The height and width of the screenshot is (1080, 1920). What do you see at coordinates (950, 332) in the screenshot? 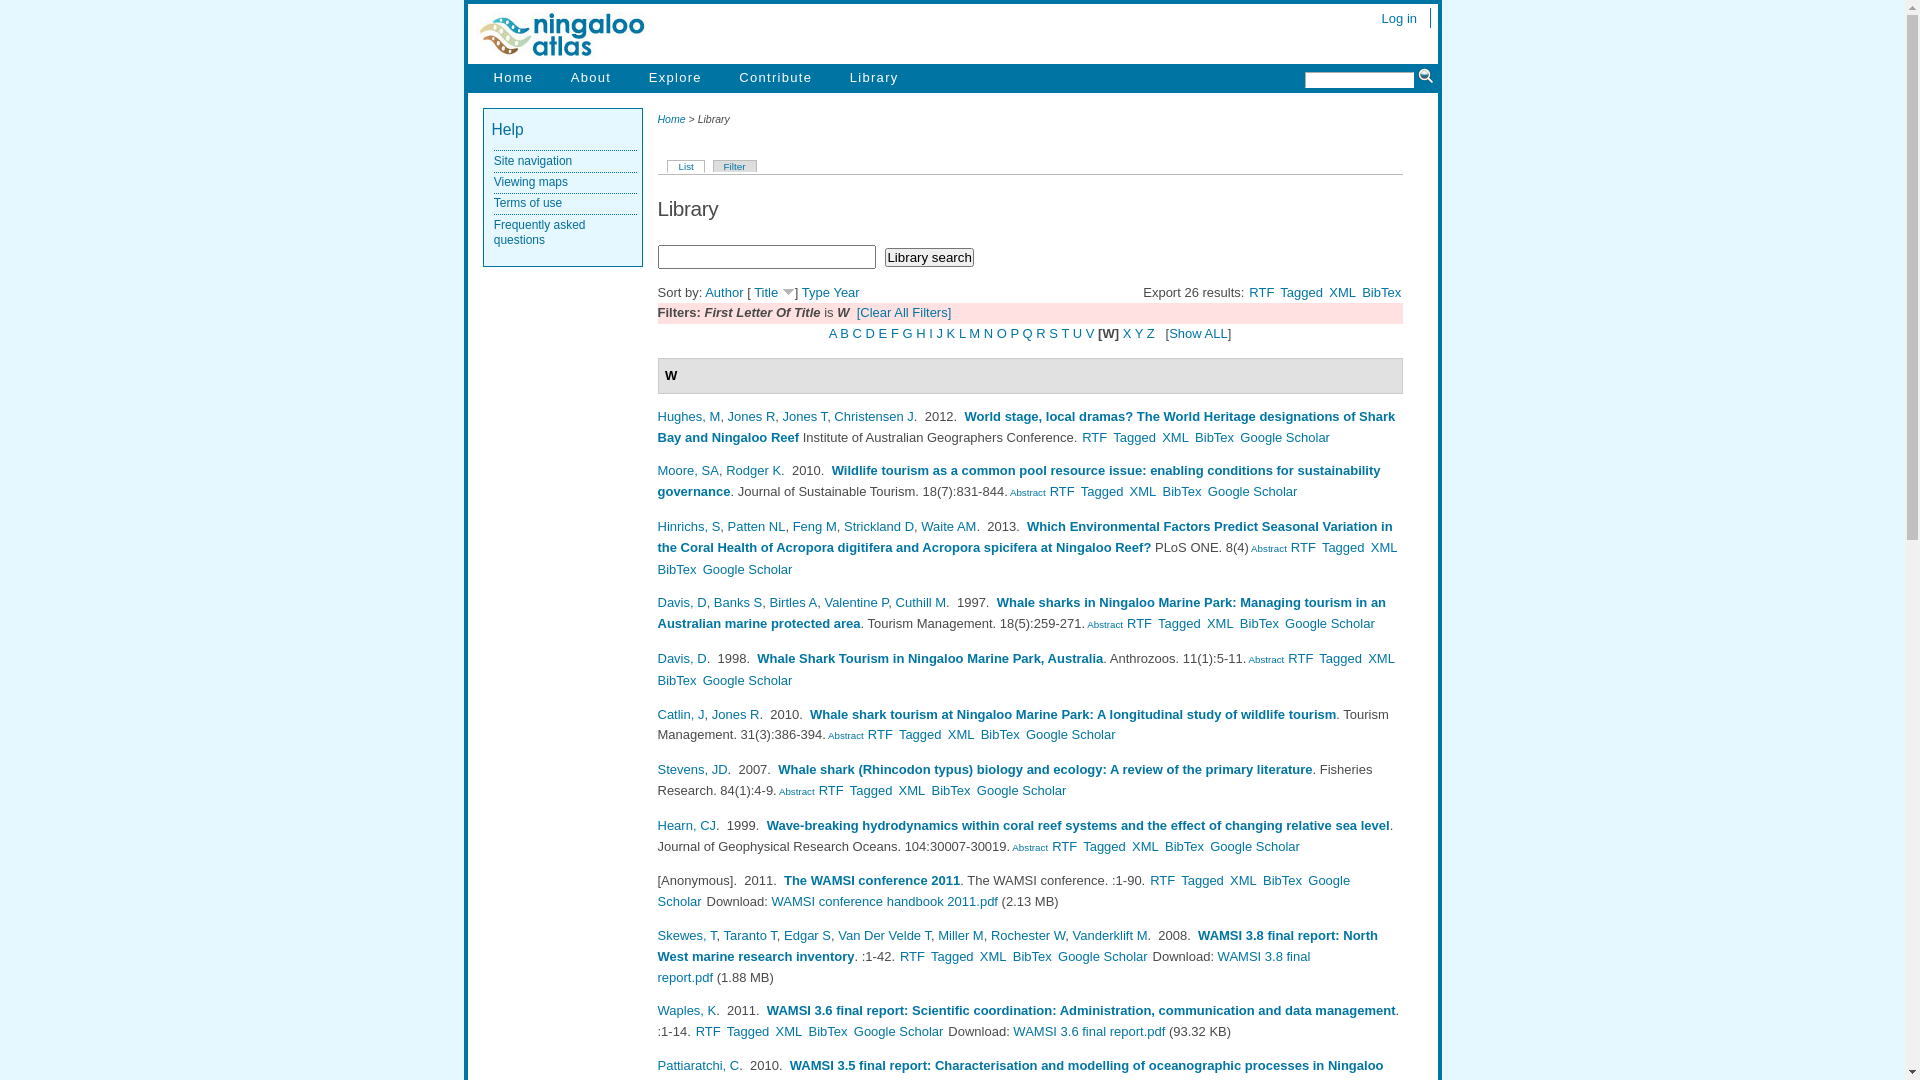
I see `'K'` at bounding box center [950, 332].